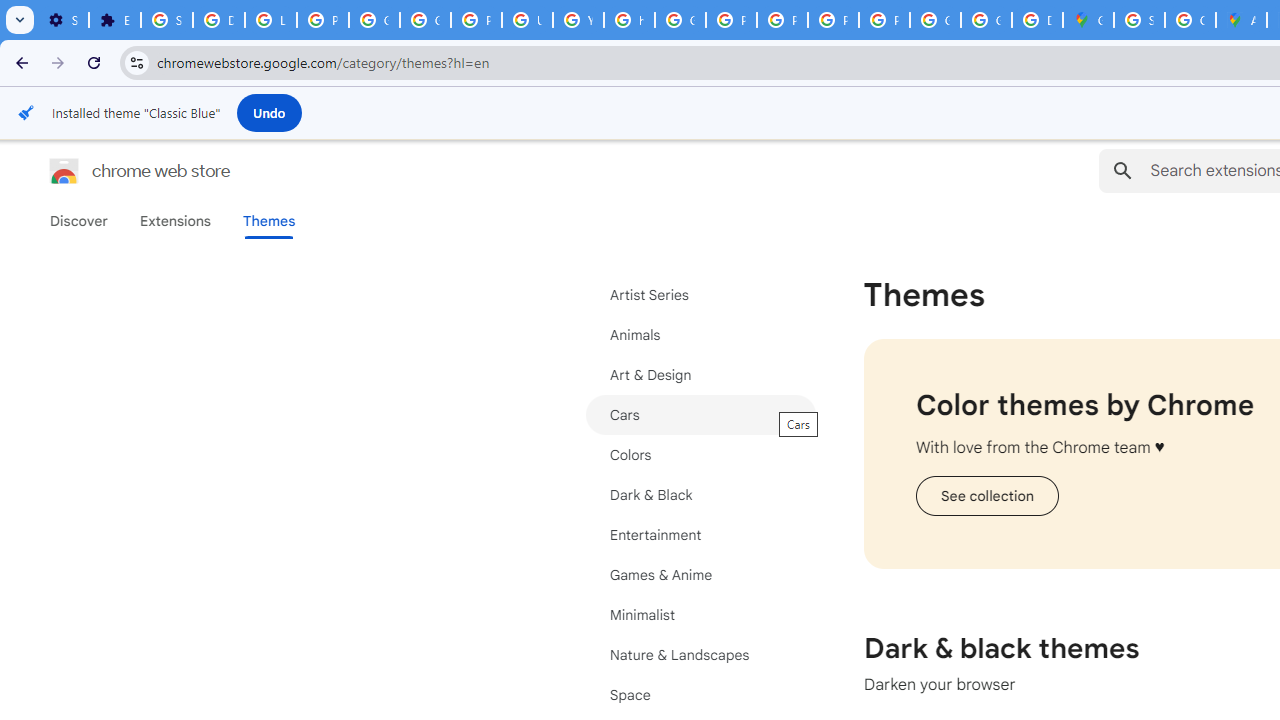 This screenshot has width=1280, height=720. Describe the element at coordinates (63, 20) in the screenshot. I see `'Settings - On startup'` at that location.